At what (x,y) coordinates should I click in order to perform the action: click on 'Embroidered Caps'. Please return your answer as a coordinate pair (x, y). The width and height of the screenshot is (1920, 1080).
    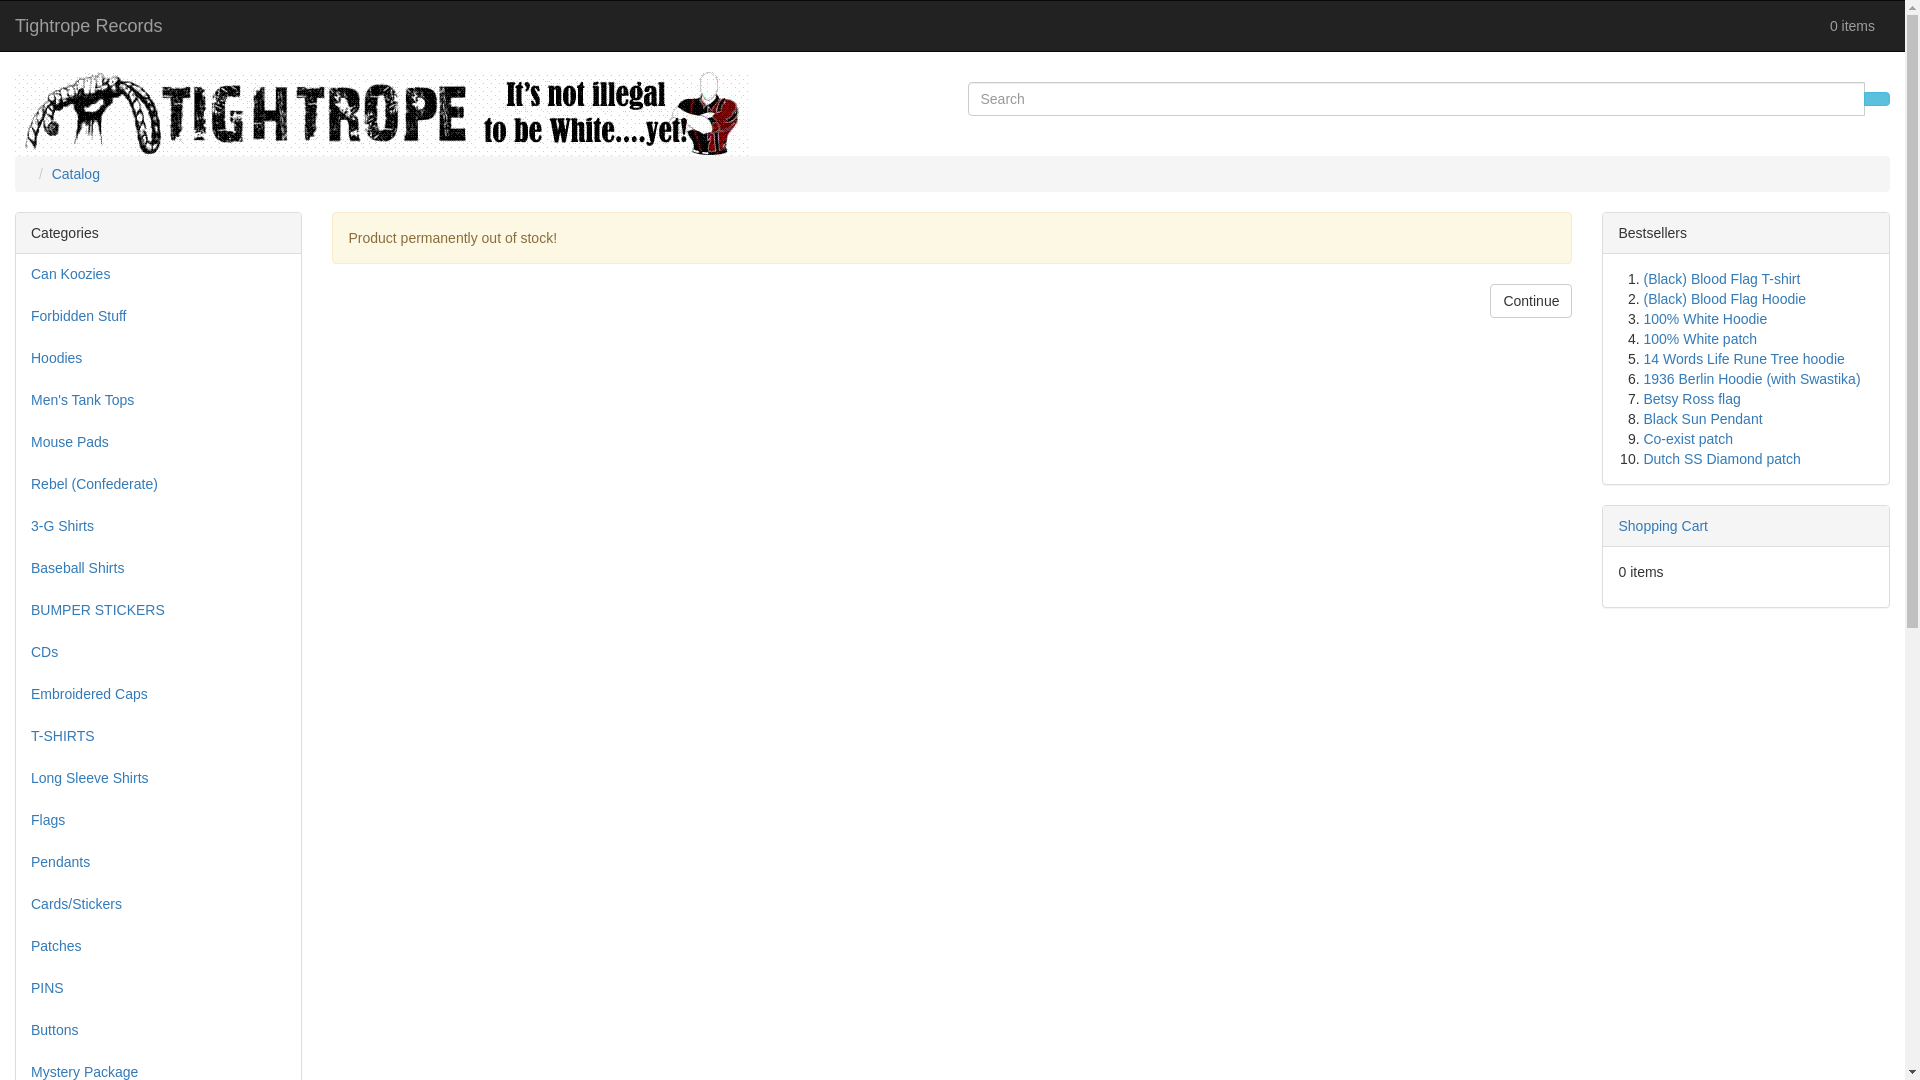
    Looking at the image, I should click on (157, 693).